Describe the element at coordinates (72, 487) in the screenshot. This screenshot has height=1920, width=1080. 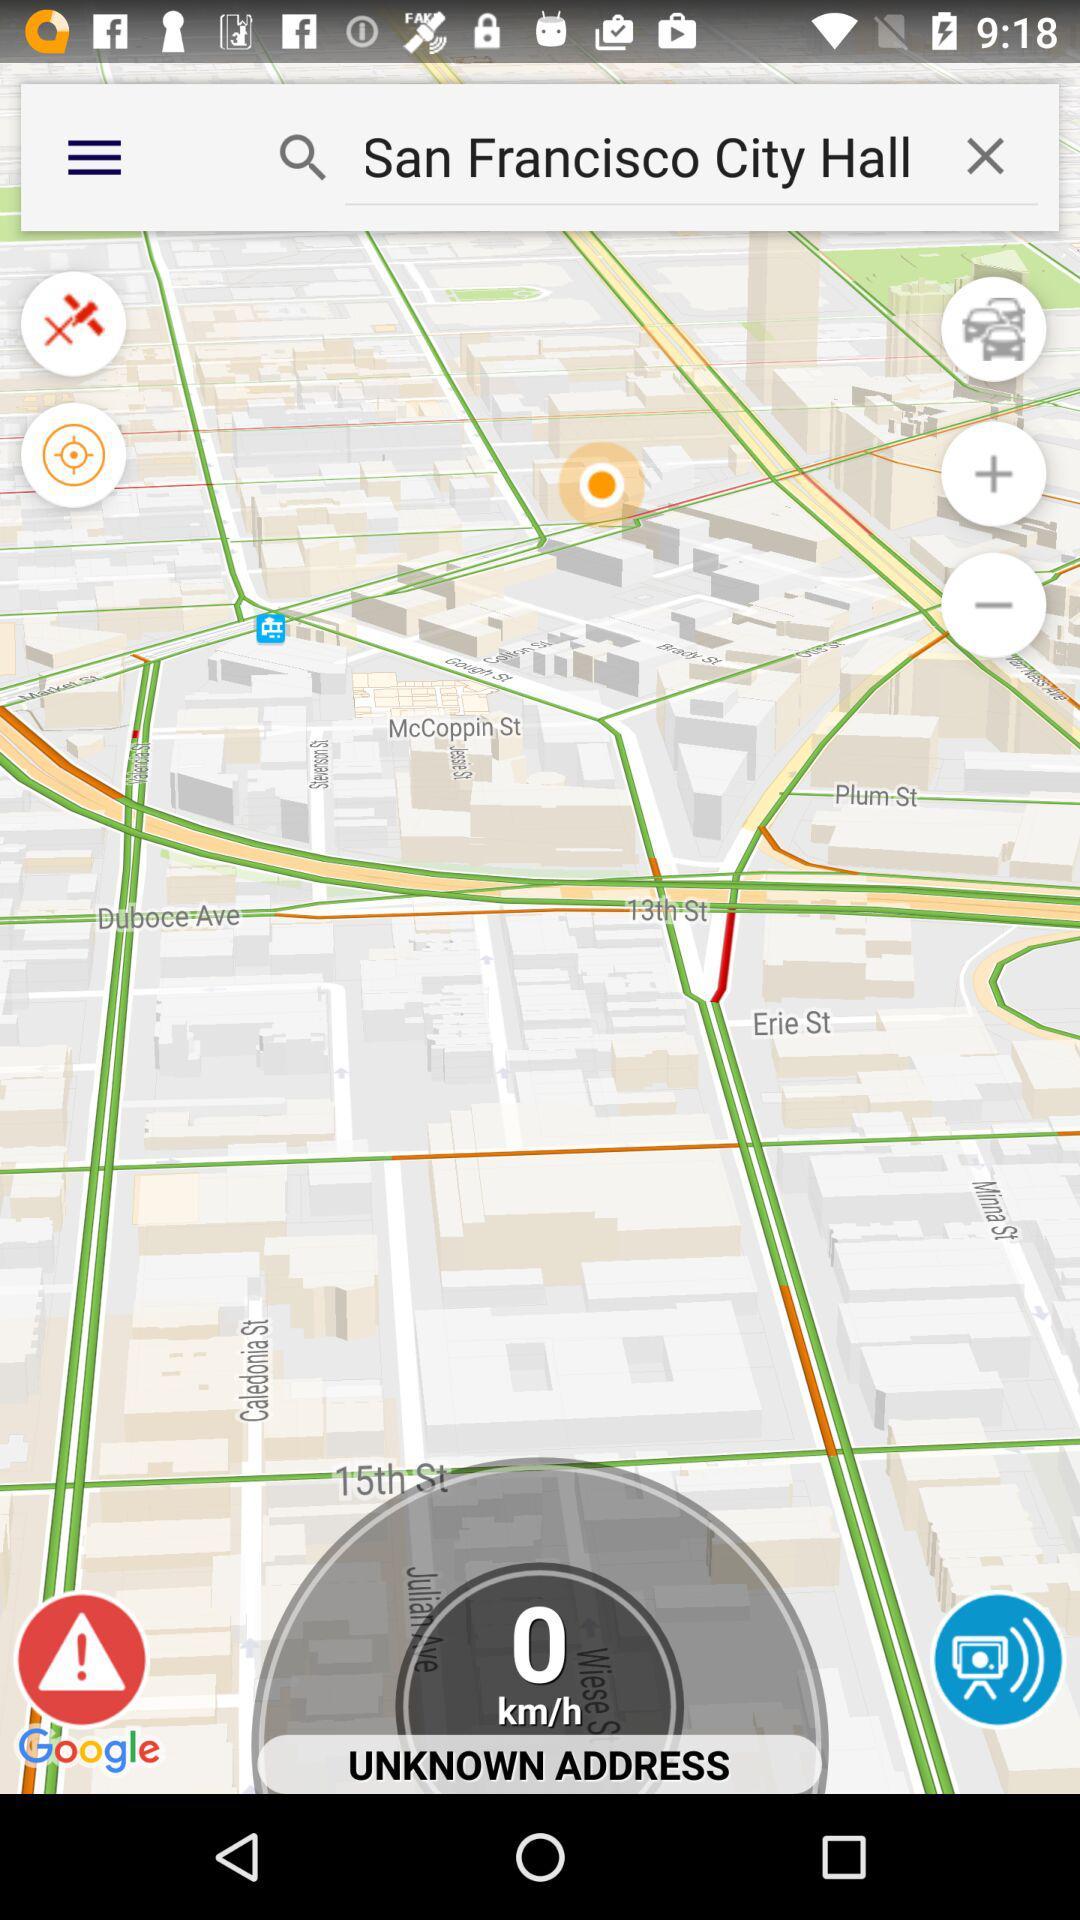
I see `the location_crosshair icon` at that location.